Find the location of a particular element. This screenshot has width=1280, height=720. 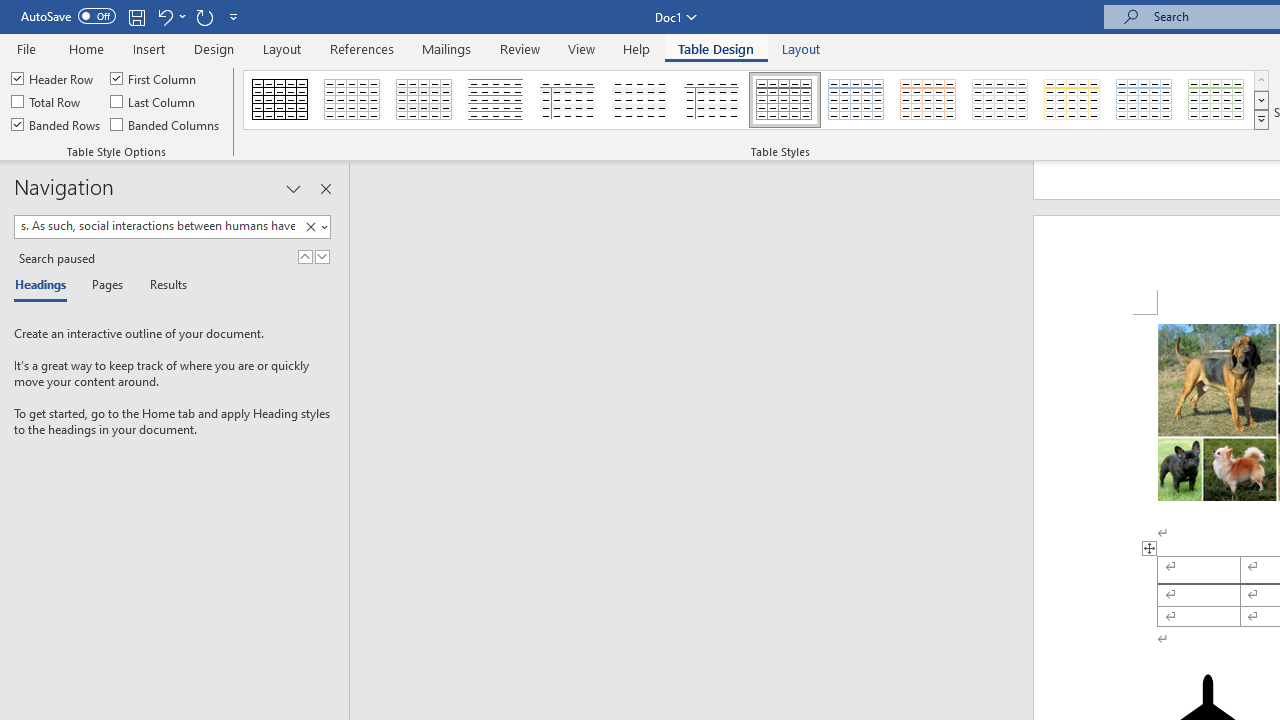

'Grid Table 1 Light - Accent 6' is located at coordinates (1216, 100).